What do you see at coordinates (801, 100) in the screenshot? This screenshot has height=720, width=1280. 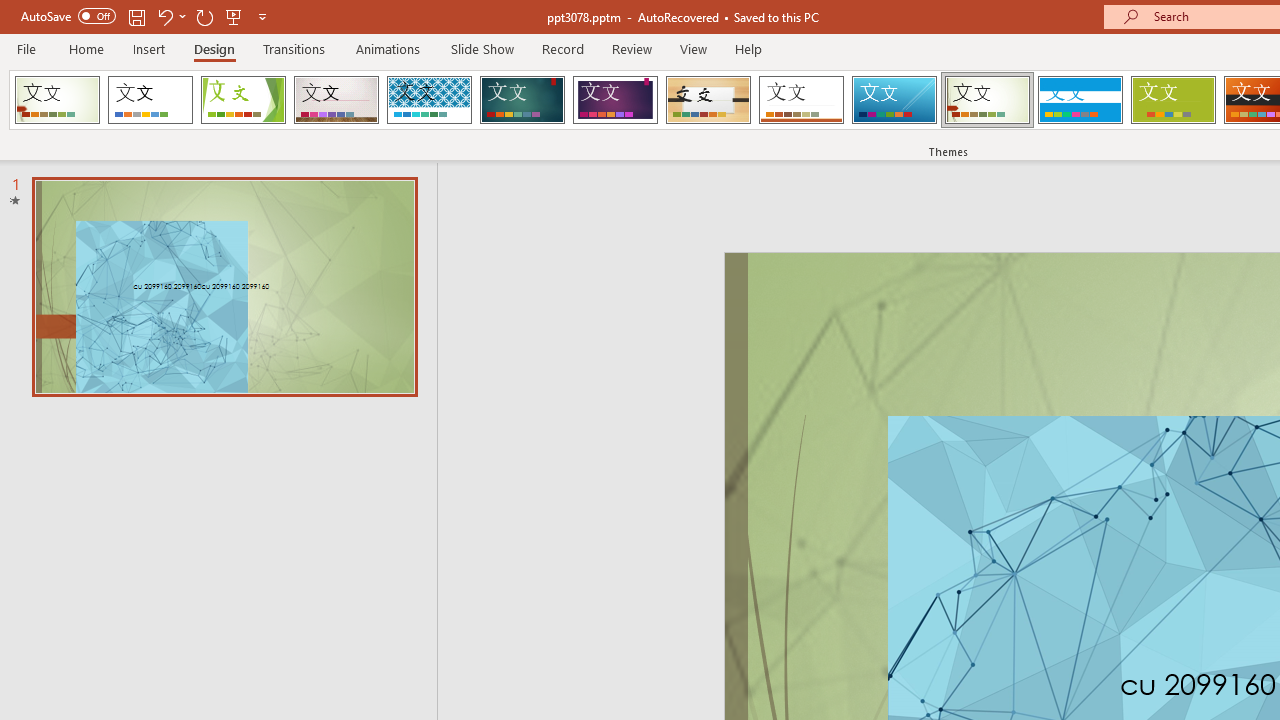 I see `'Retrospect Loading Preview...'` at bounding box center [801, 100].